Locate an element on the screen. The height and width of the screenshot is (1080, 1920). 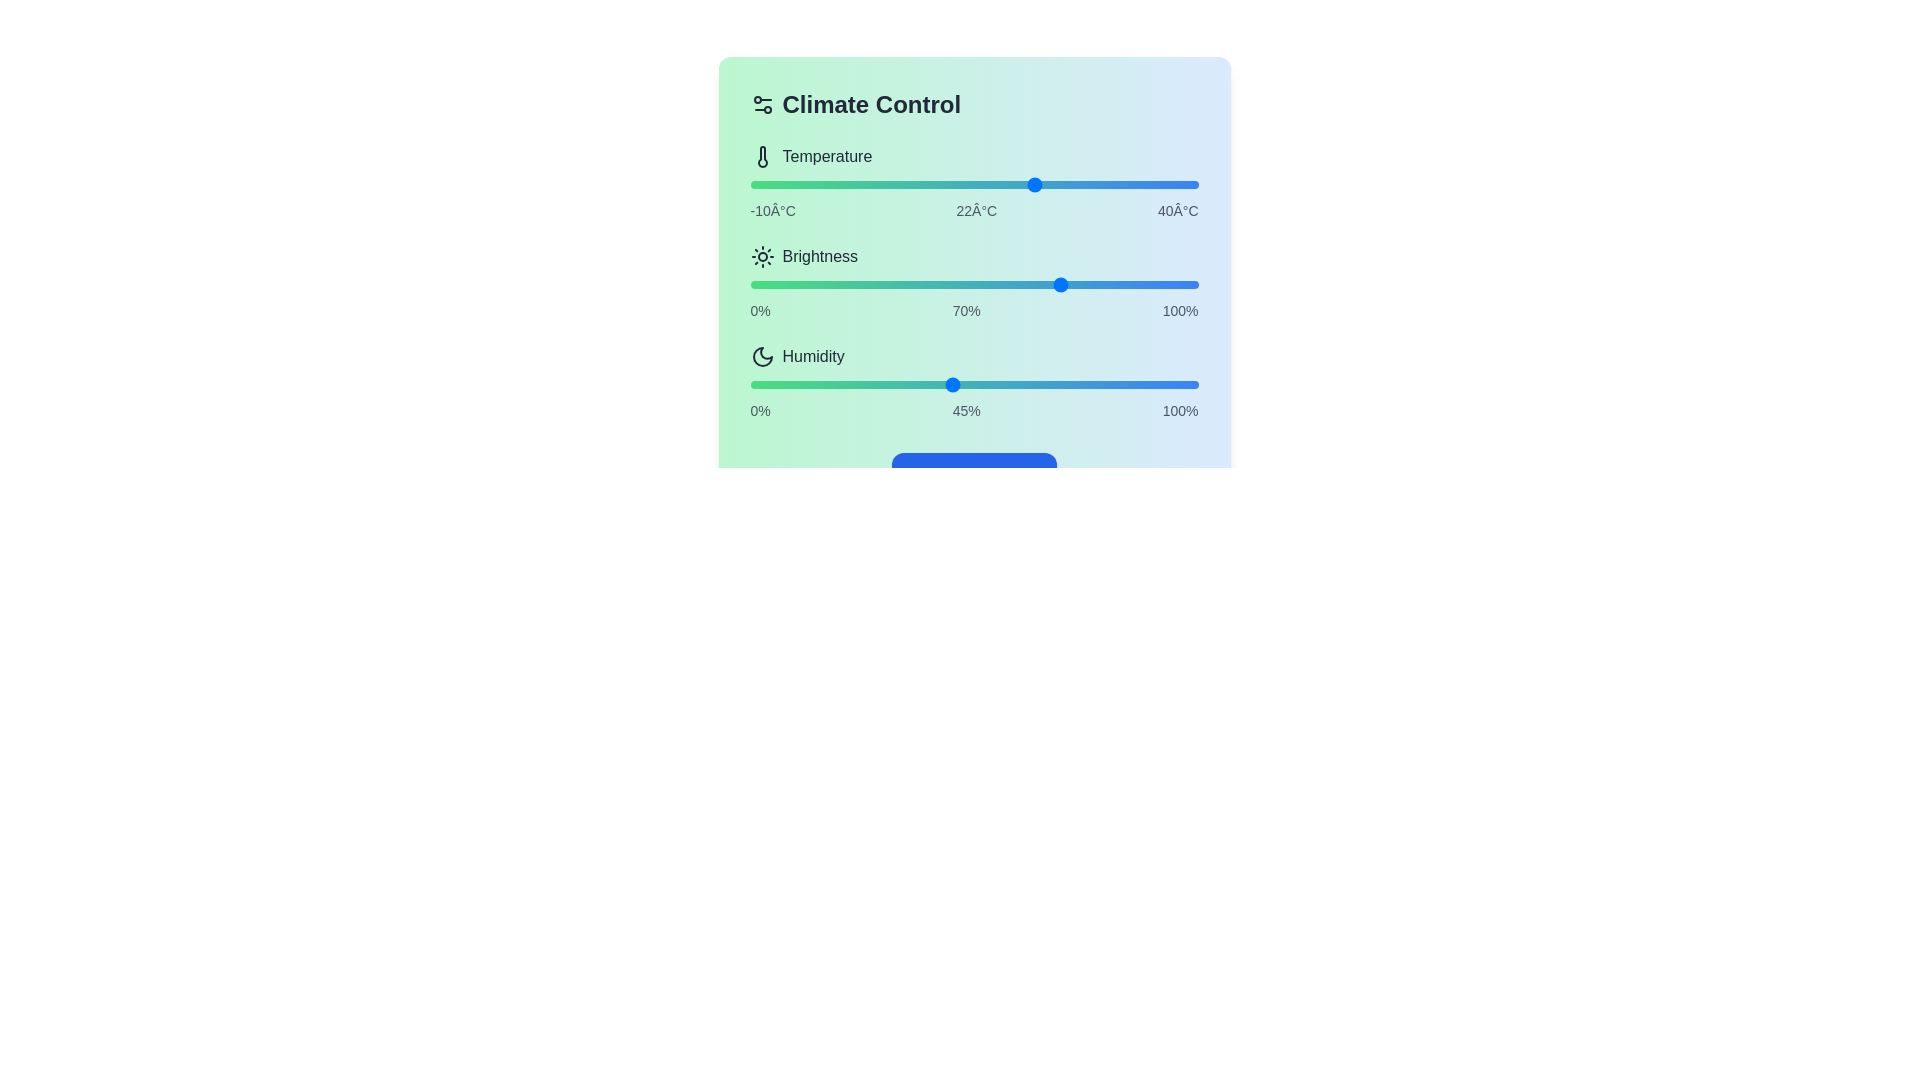
the brightness is located at coordinates (762, 285).